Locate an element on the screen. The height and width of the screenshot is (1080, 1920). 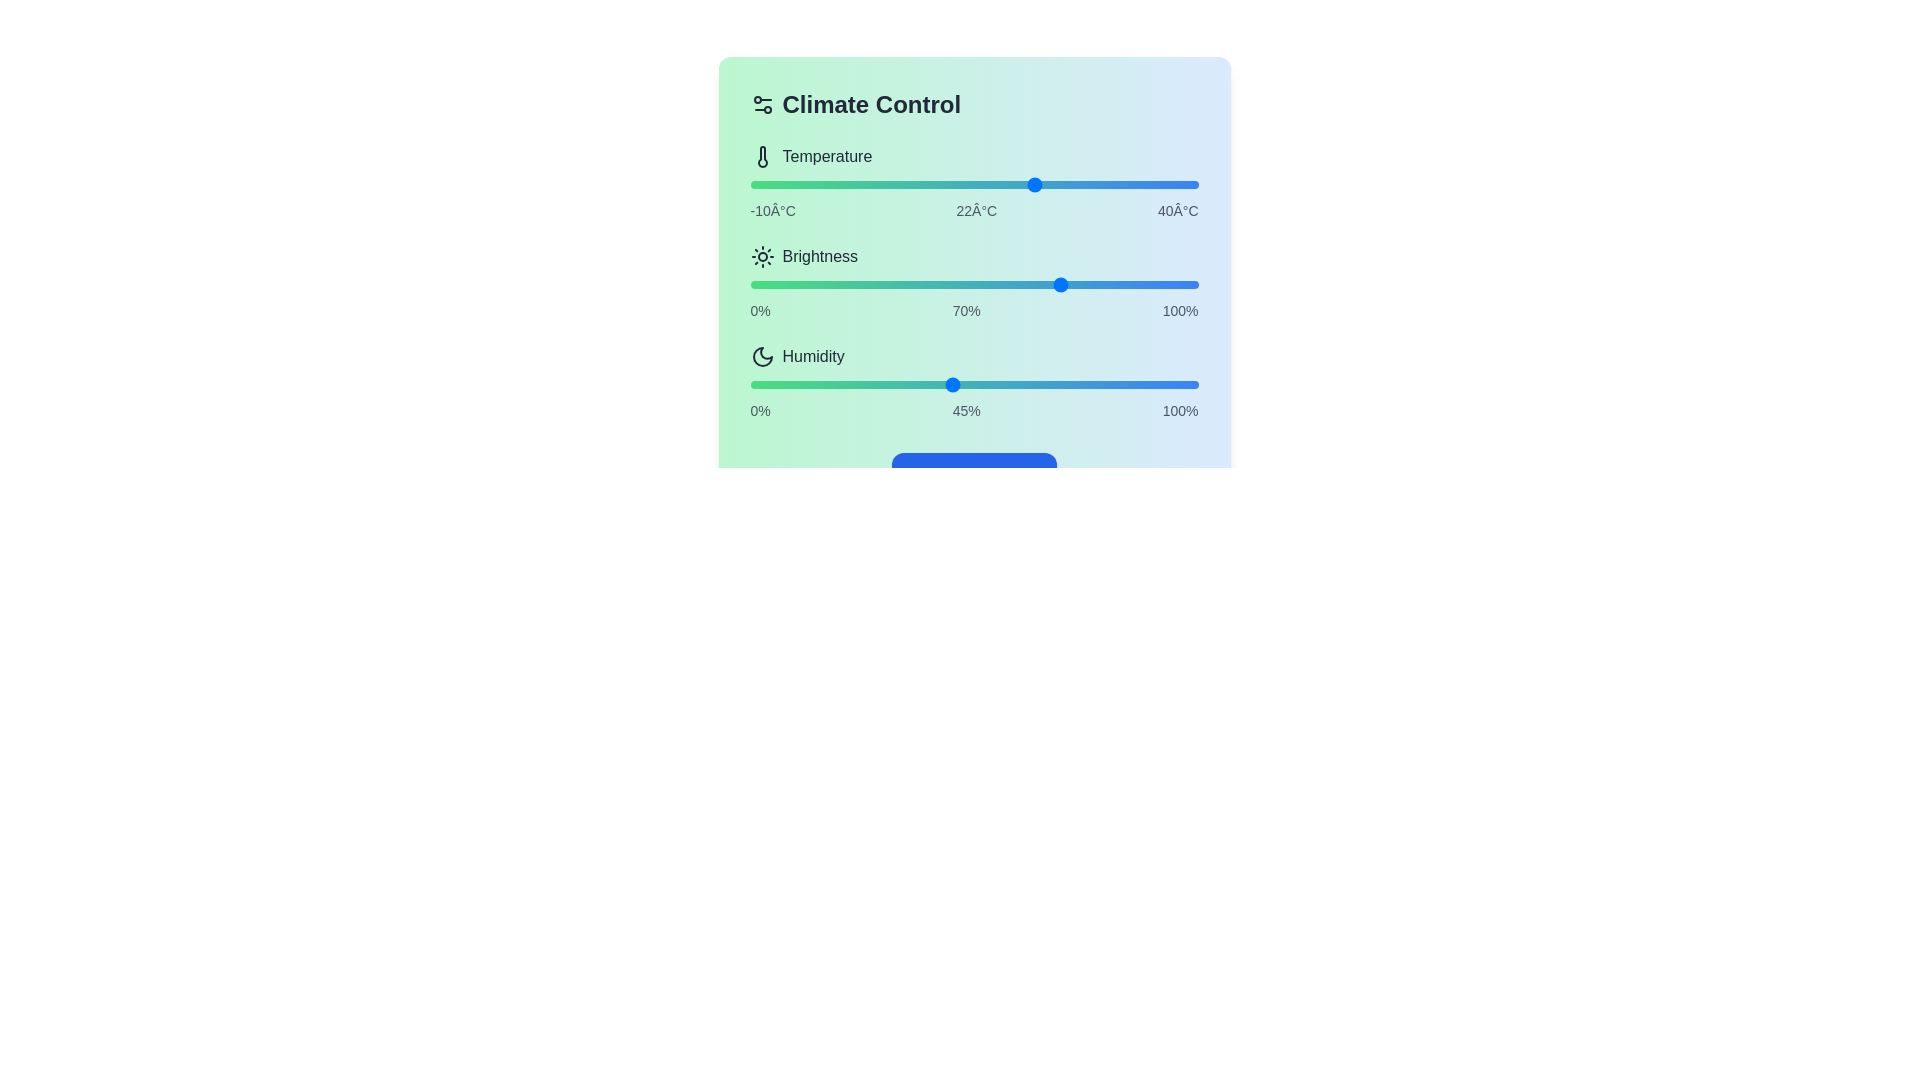
the brightness is located at coordinates (762, 285).